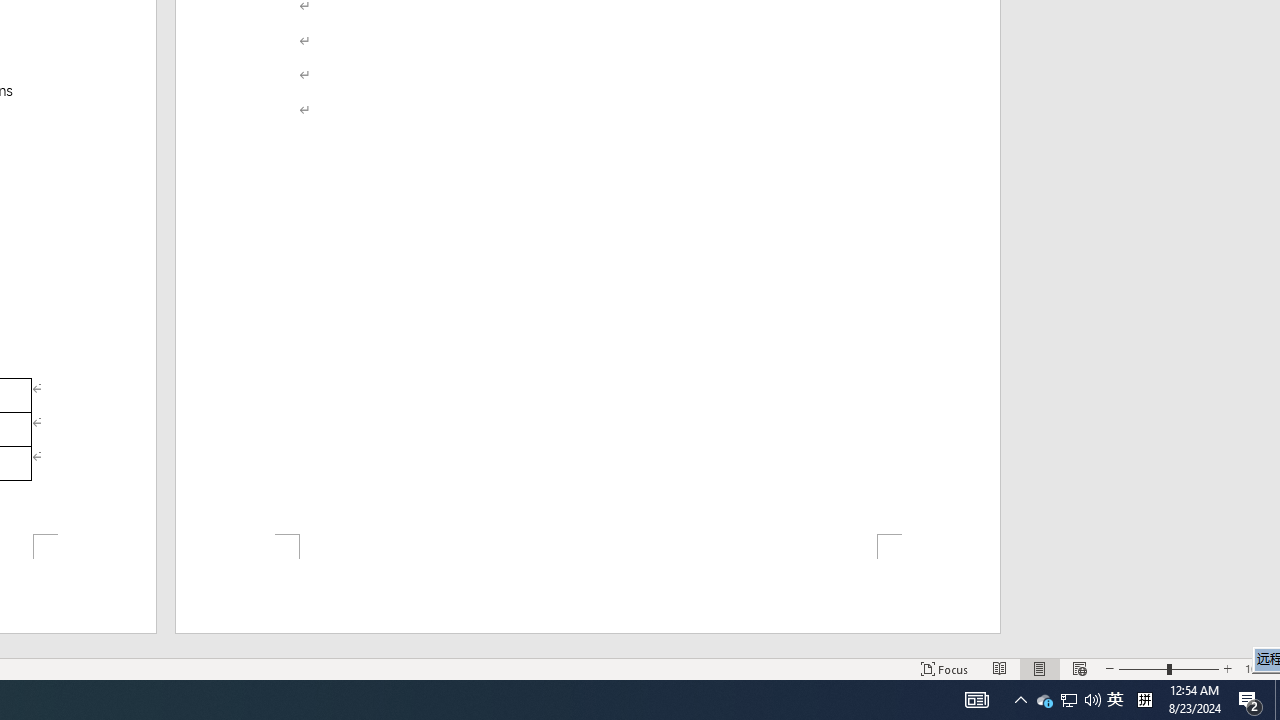 This screenshot has width=1280, height=720. Describe the element at coordinates (1068, 698) in the screenshot. I see `'User Promoted Notification Area'` at that location.